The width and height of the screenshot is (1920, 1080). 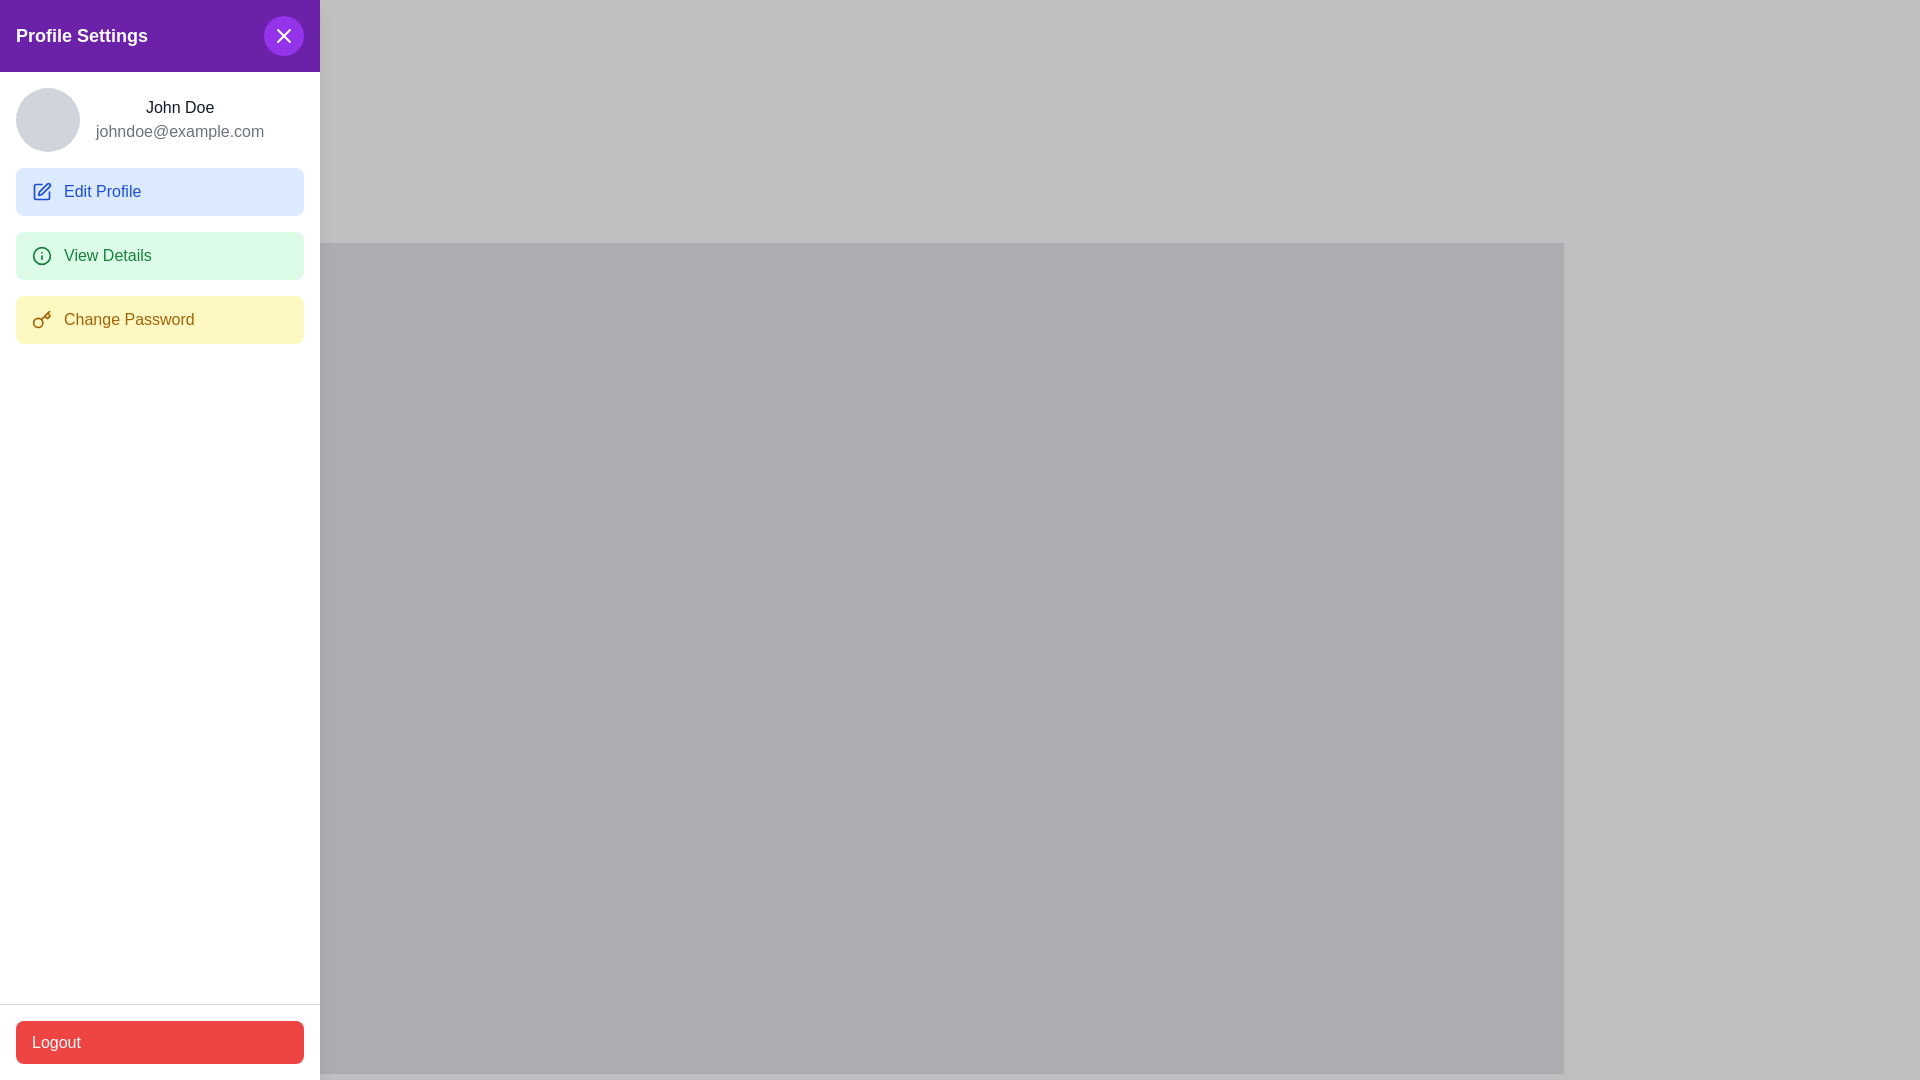 What do you see at coordinates (42, 254) in the screenshot?
I see `the 'View Details' icon located on the left side of the green button in the vertical menu, positioned between the 'Edit Profile' and 'Change Password' buttons` at bounding box center [42, 254].